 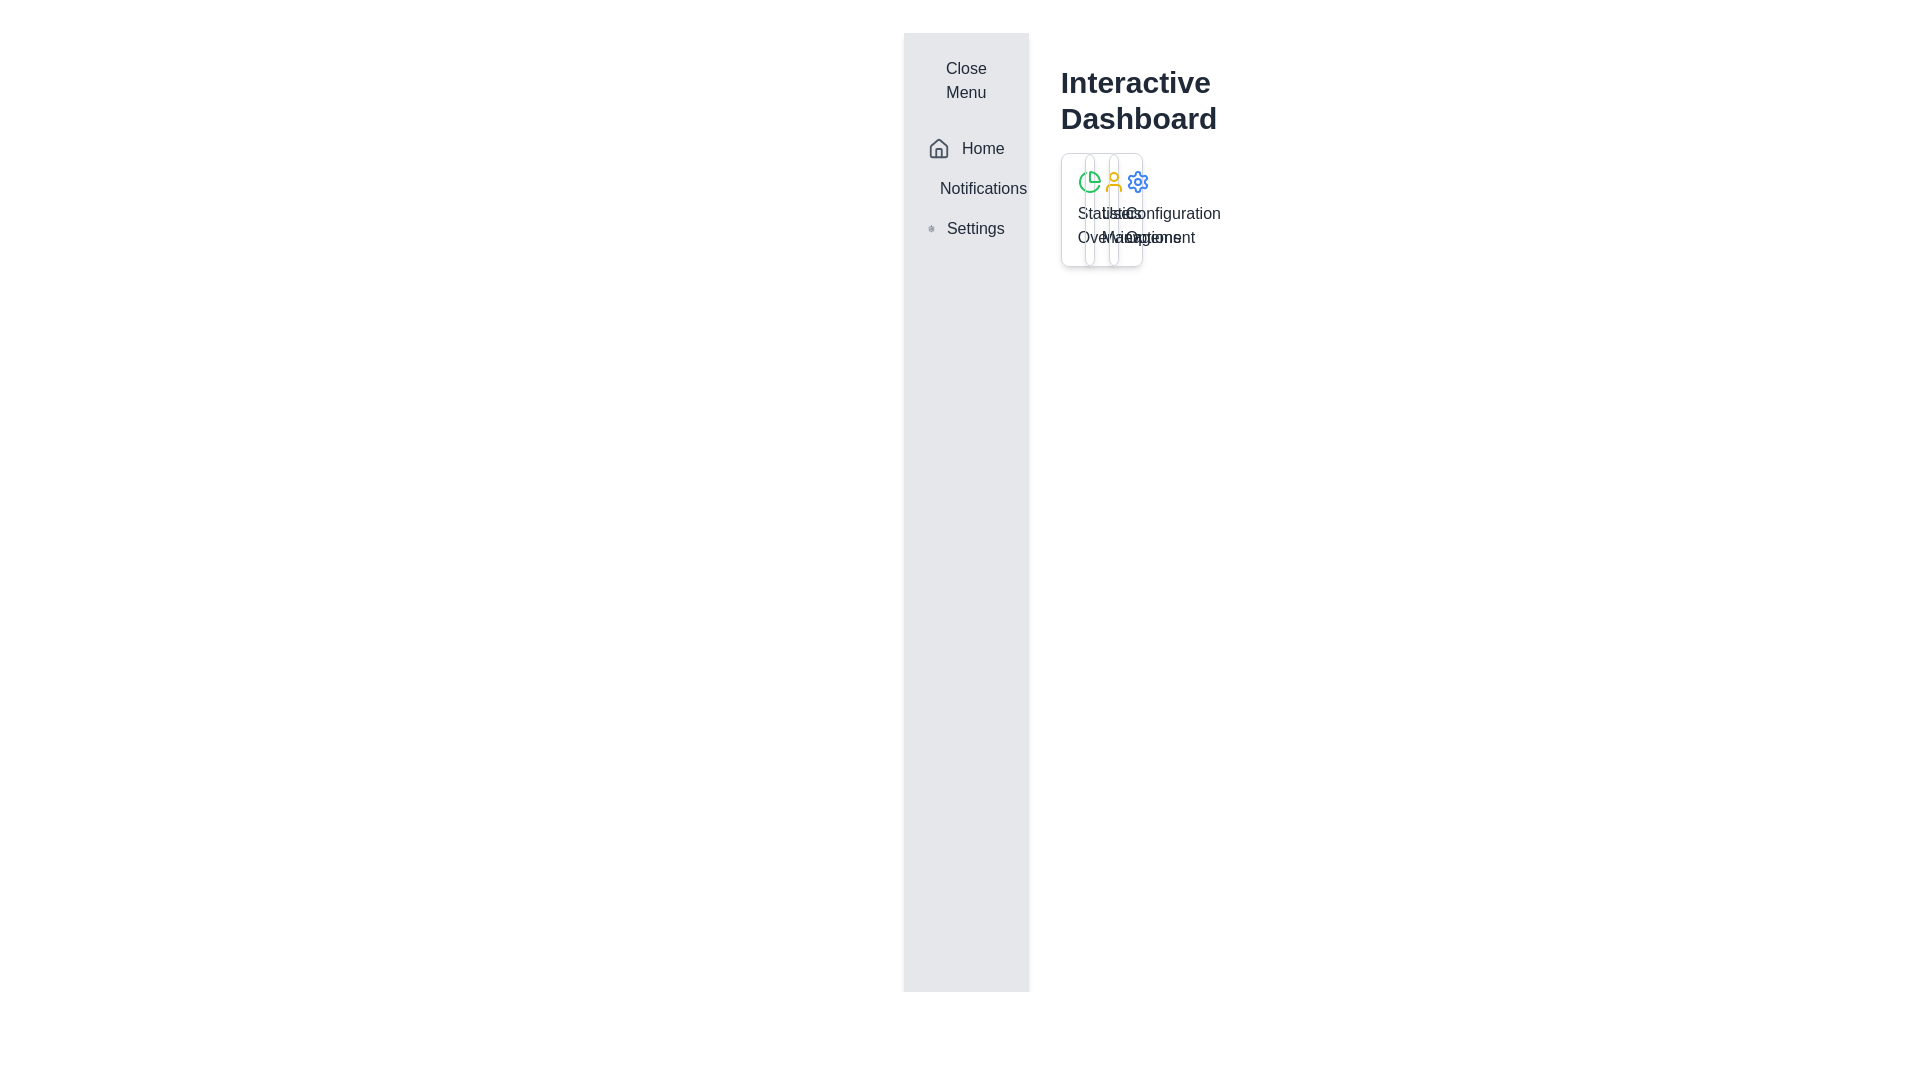 I want to click on the statistical data indicator icon located at the top-left corner of the 'Statistics Overview' card in the main content panel, so click(x=1088, y=181).